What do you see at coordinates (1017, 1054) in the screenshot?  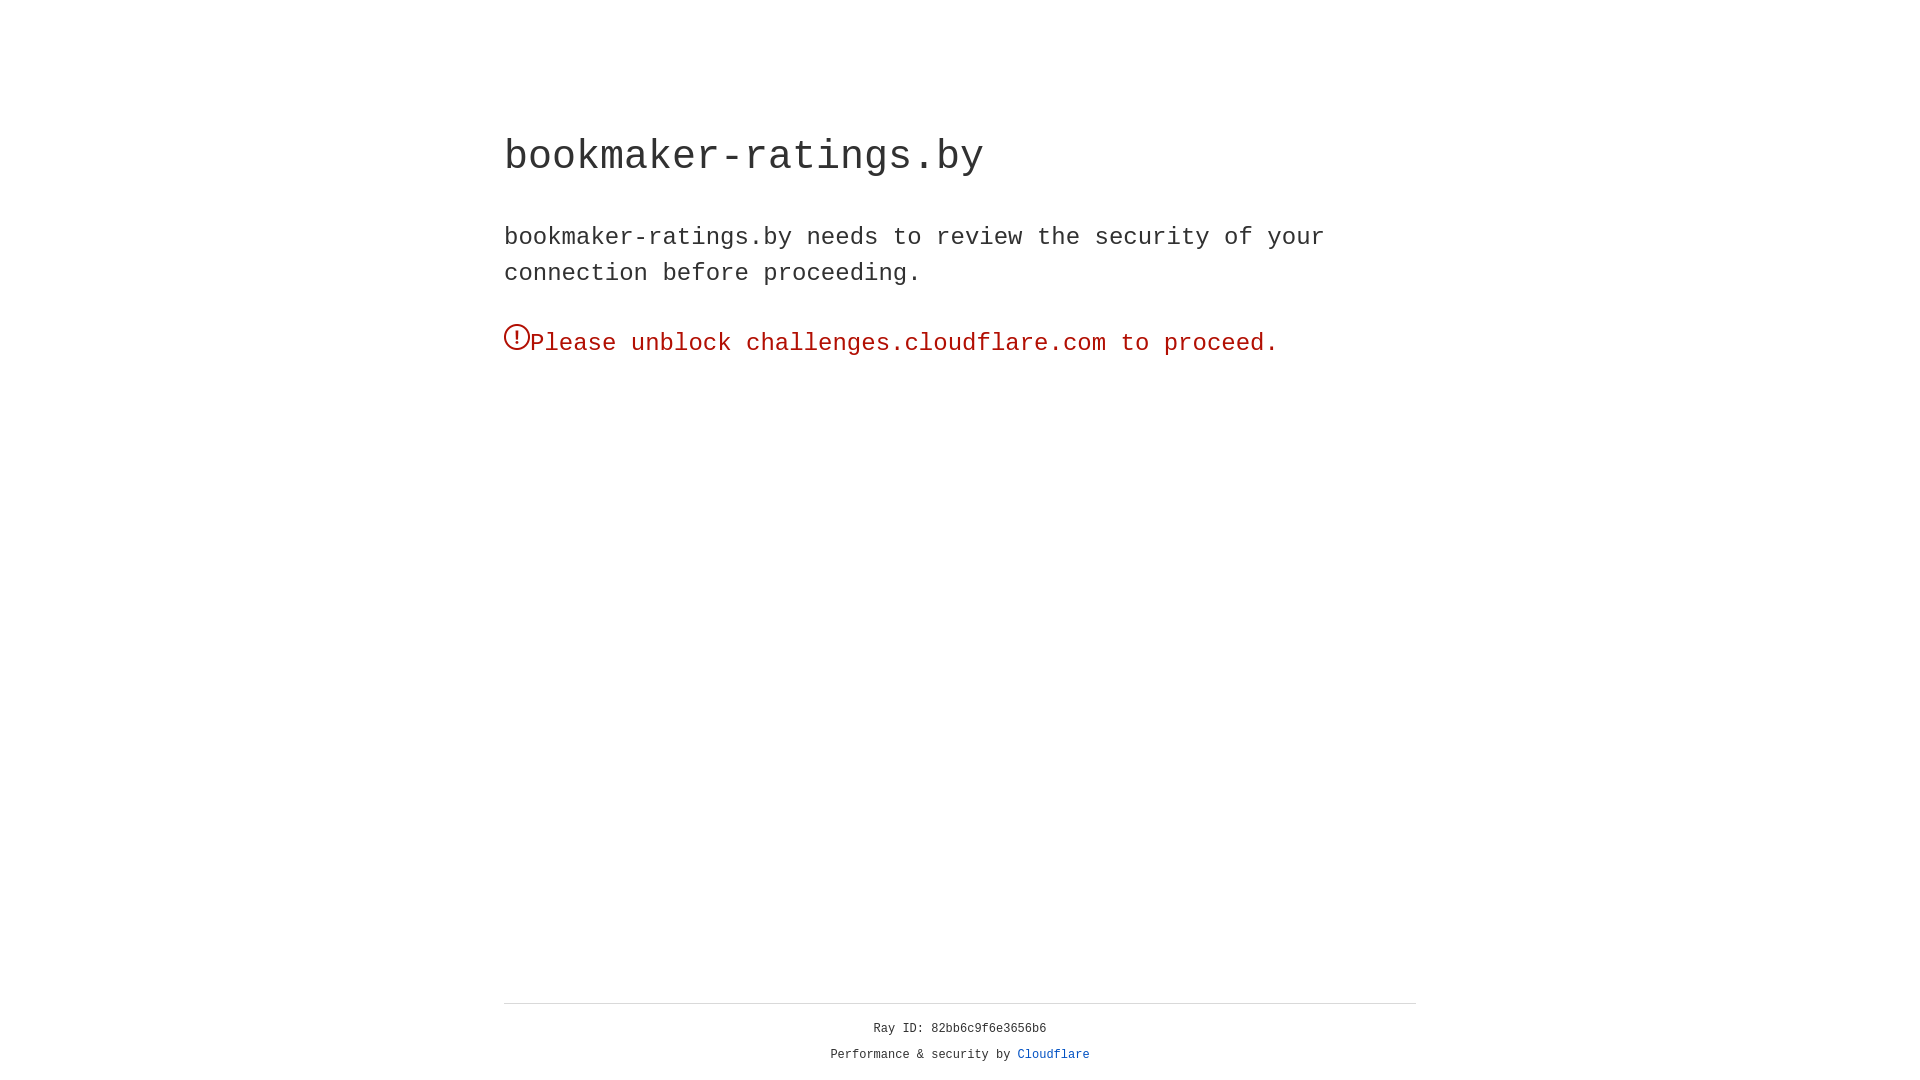 I see `'Cloudflare'` at bounding box center [1017, 1054].